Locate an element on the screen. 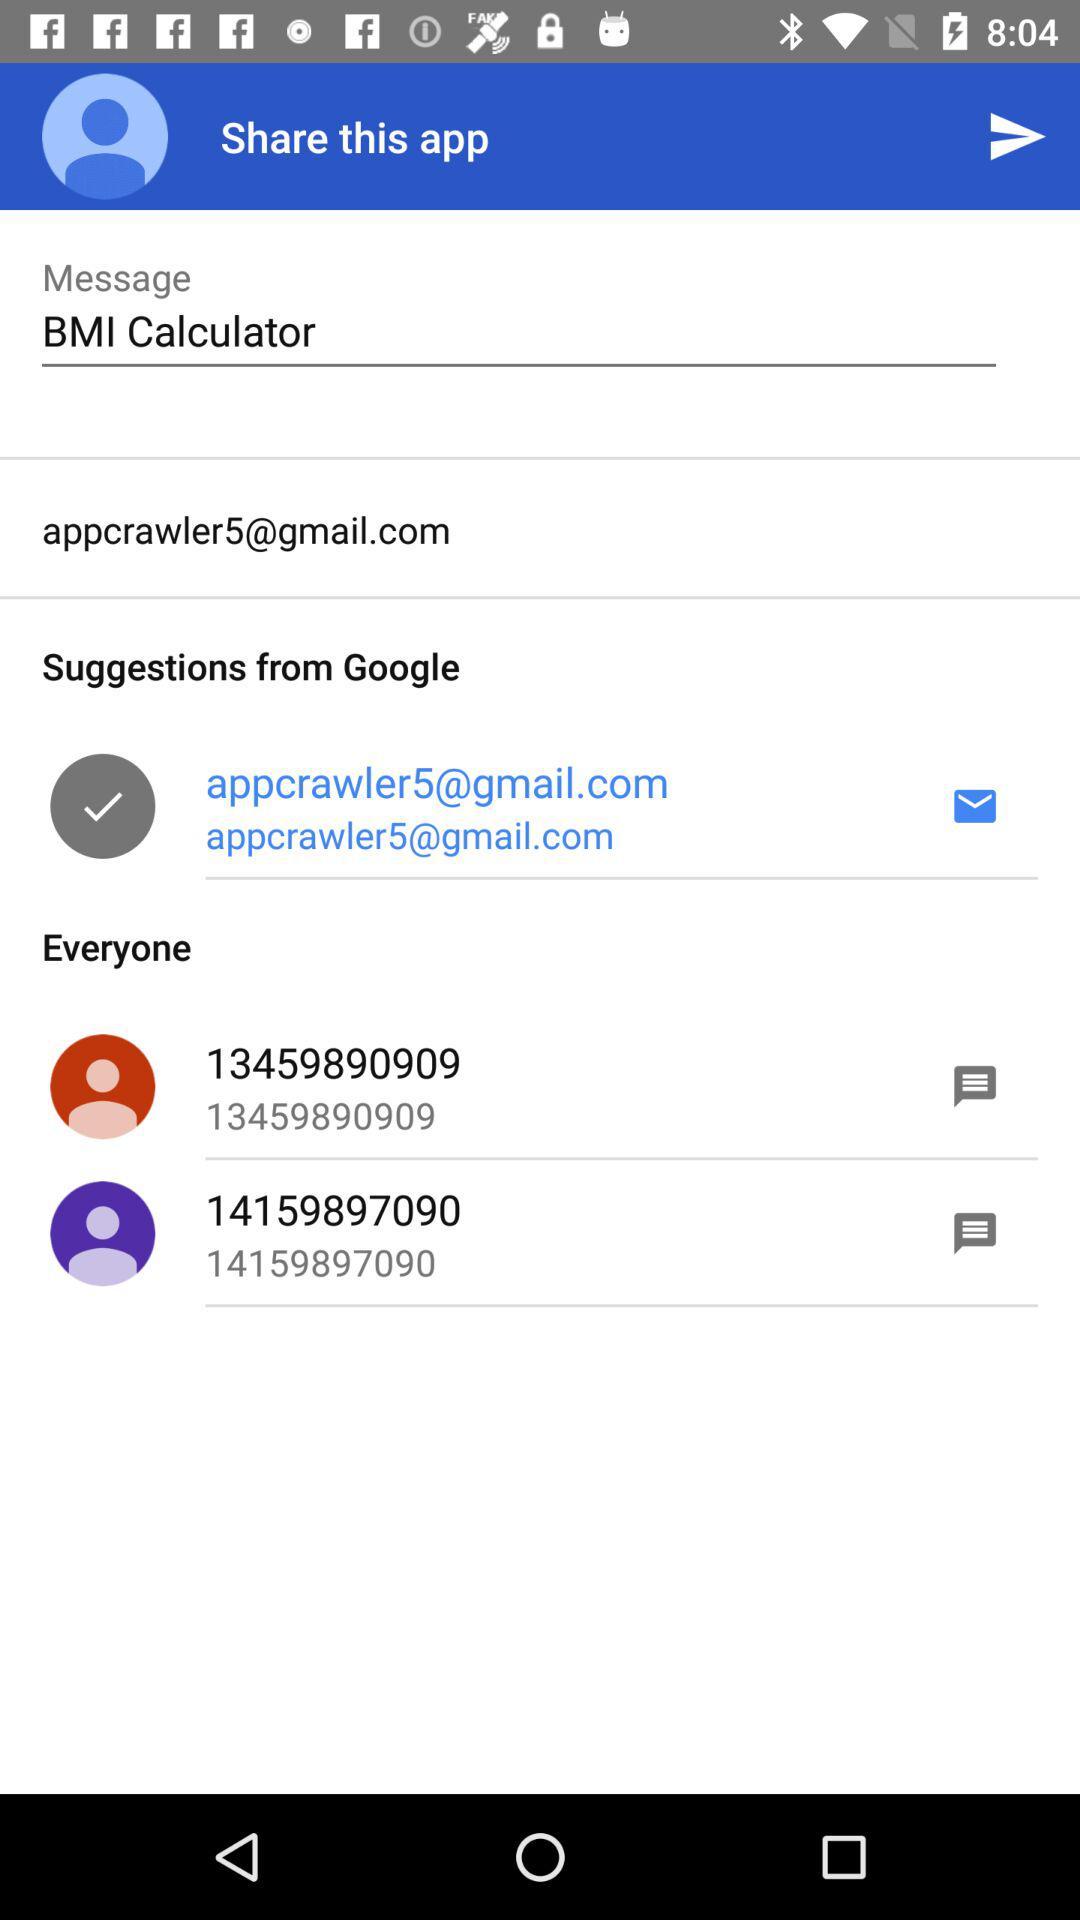  item next to share this app is located at coordinates (1017, 135).